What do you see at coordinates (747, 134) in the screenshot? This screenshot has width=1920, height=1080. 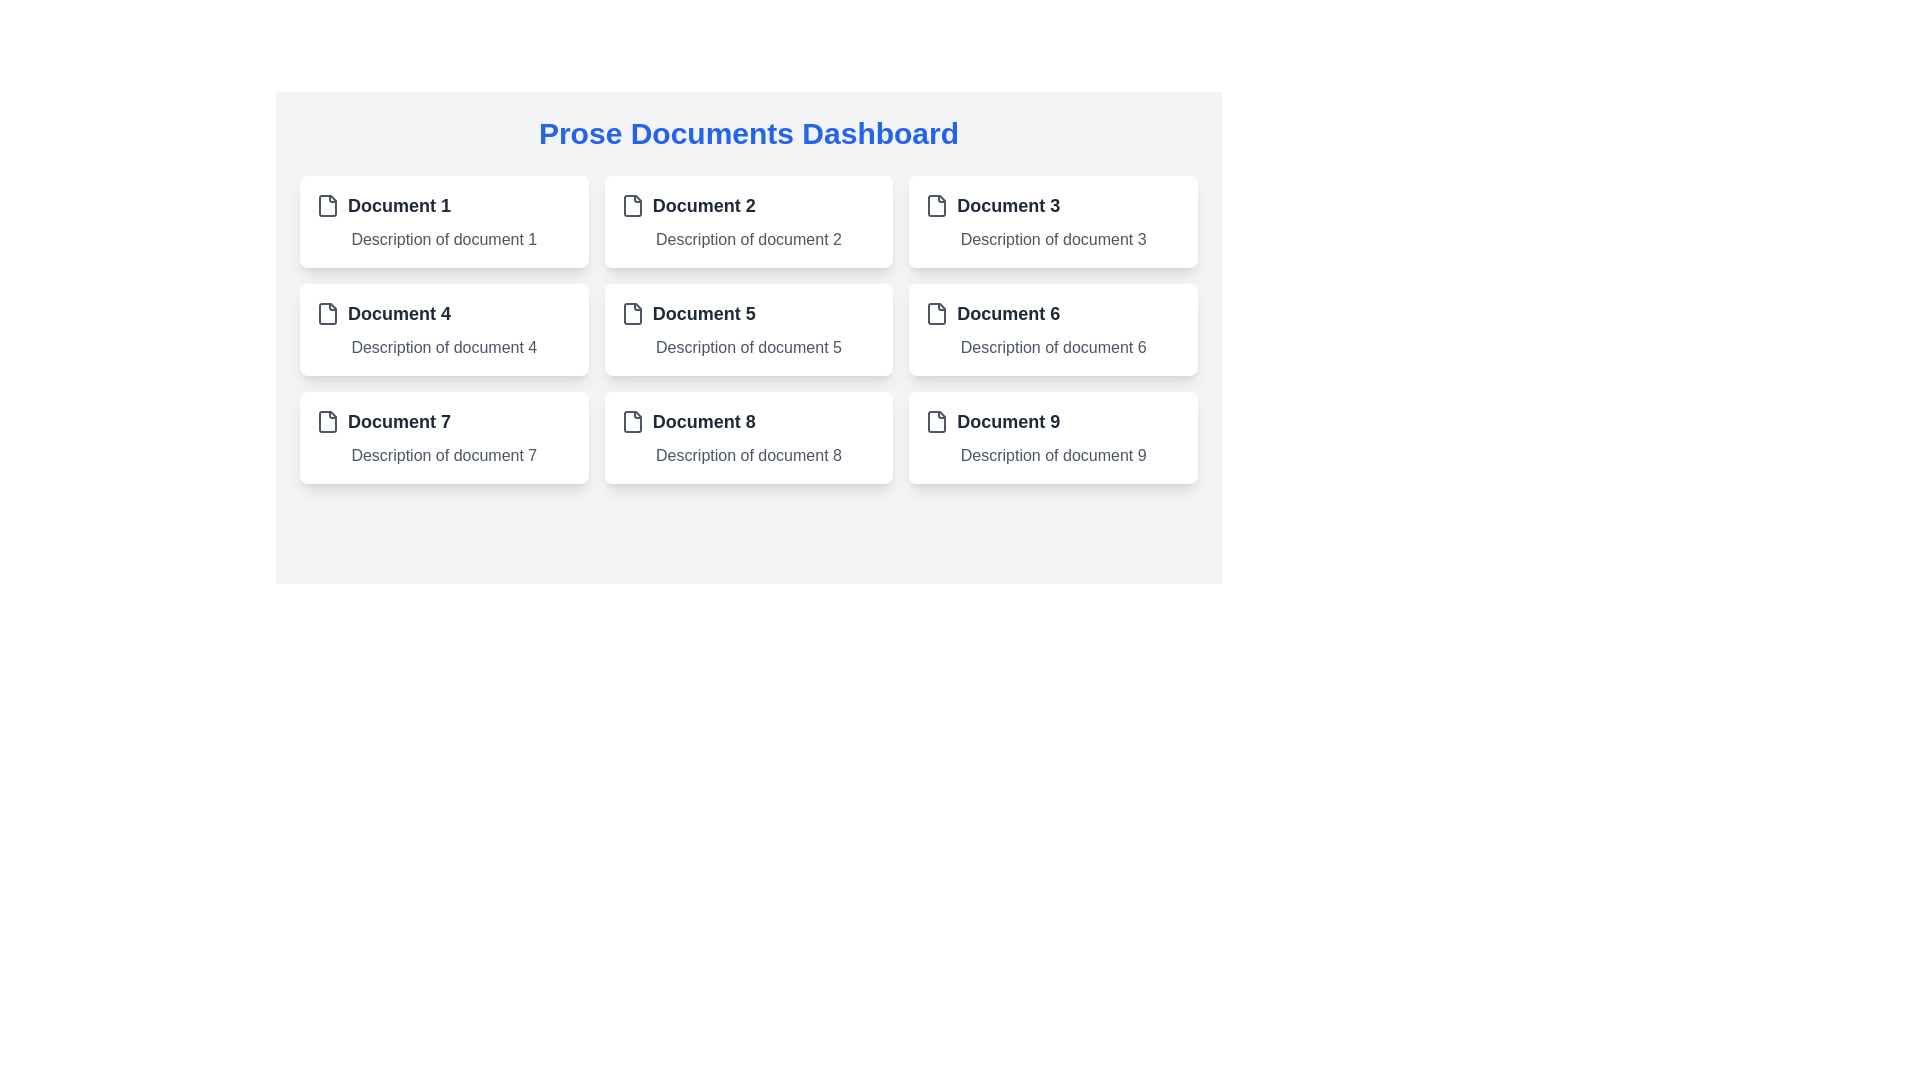 I see `text of the Heading element, which serves as the title for the current section or page, located at the top of the user interface` at bounding box center [747, 134].